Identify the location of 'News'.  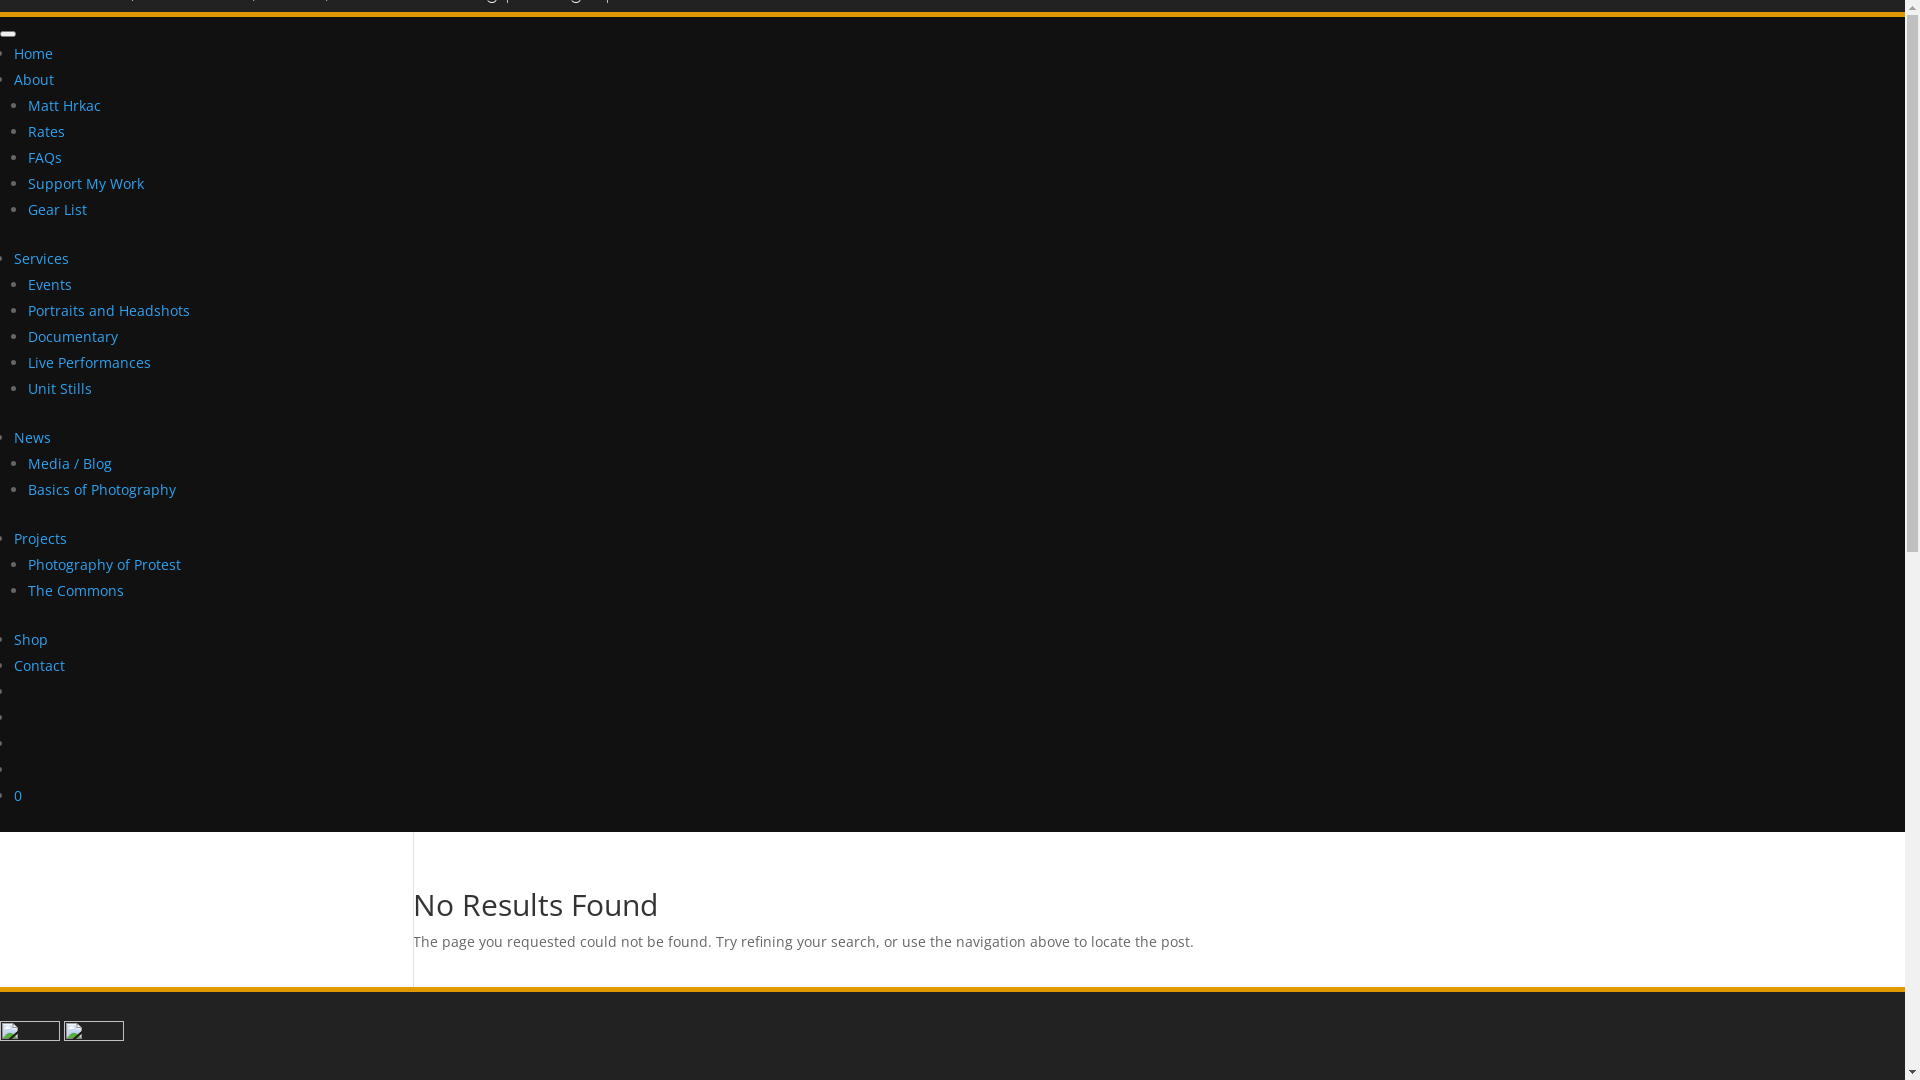
(32, 436).